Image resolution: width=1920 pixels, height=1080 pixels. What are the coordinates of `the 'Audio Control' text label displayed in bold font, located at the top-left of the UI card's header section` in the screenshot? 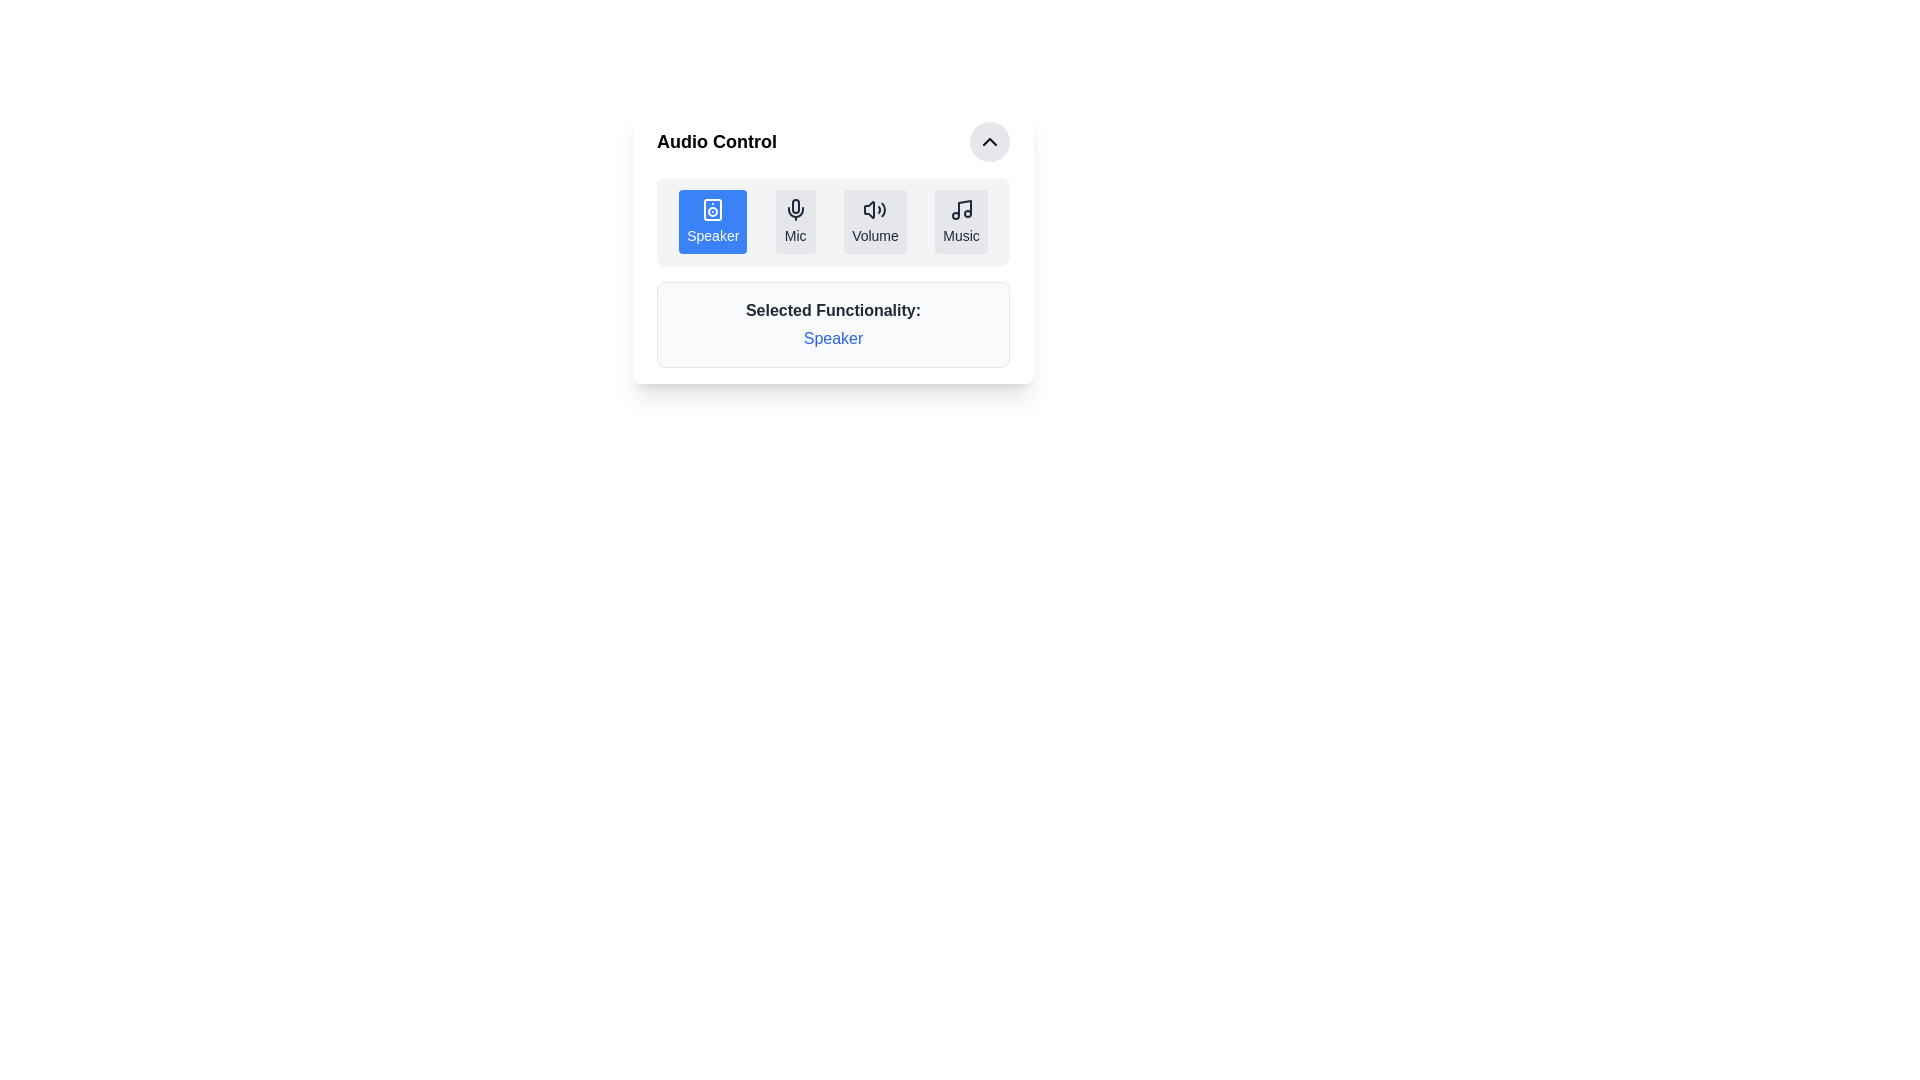 It's located at (716, 141).